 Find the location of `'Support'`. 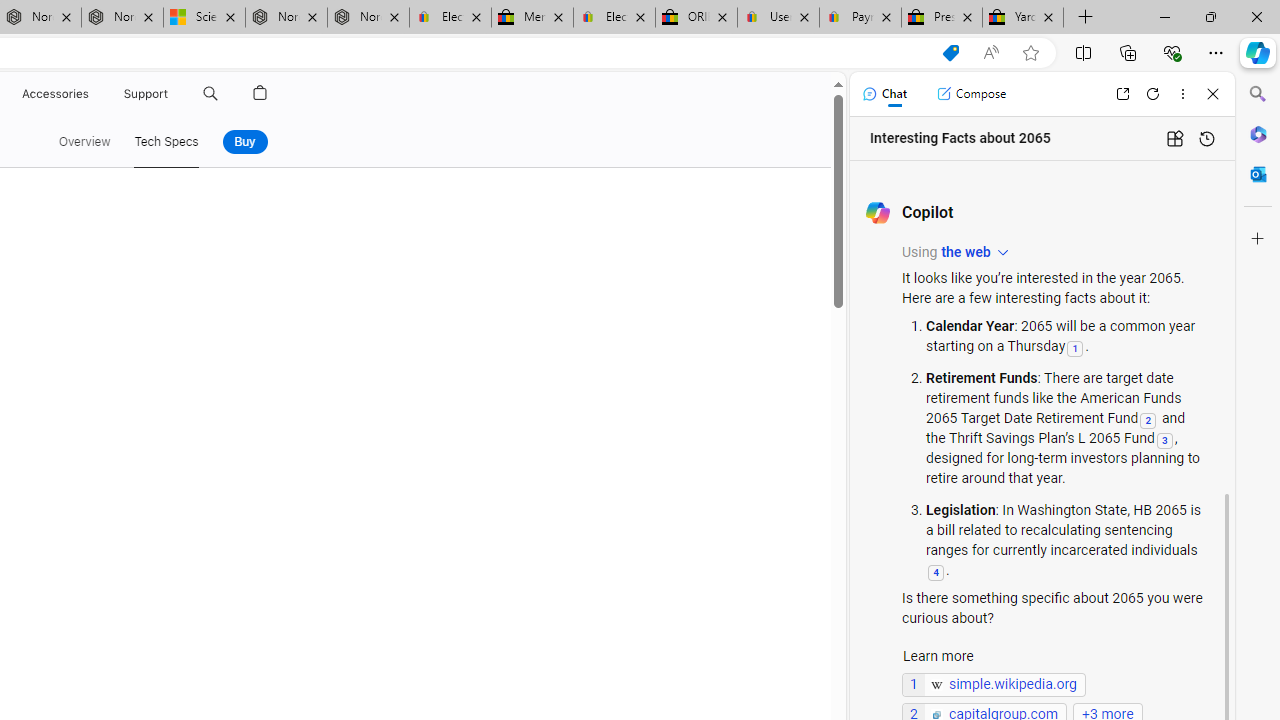

'Support' is located at coordinates (145, 93).